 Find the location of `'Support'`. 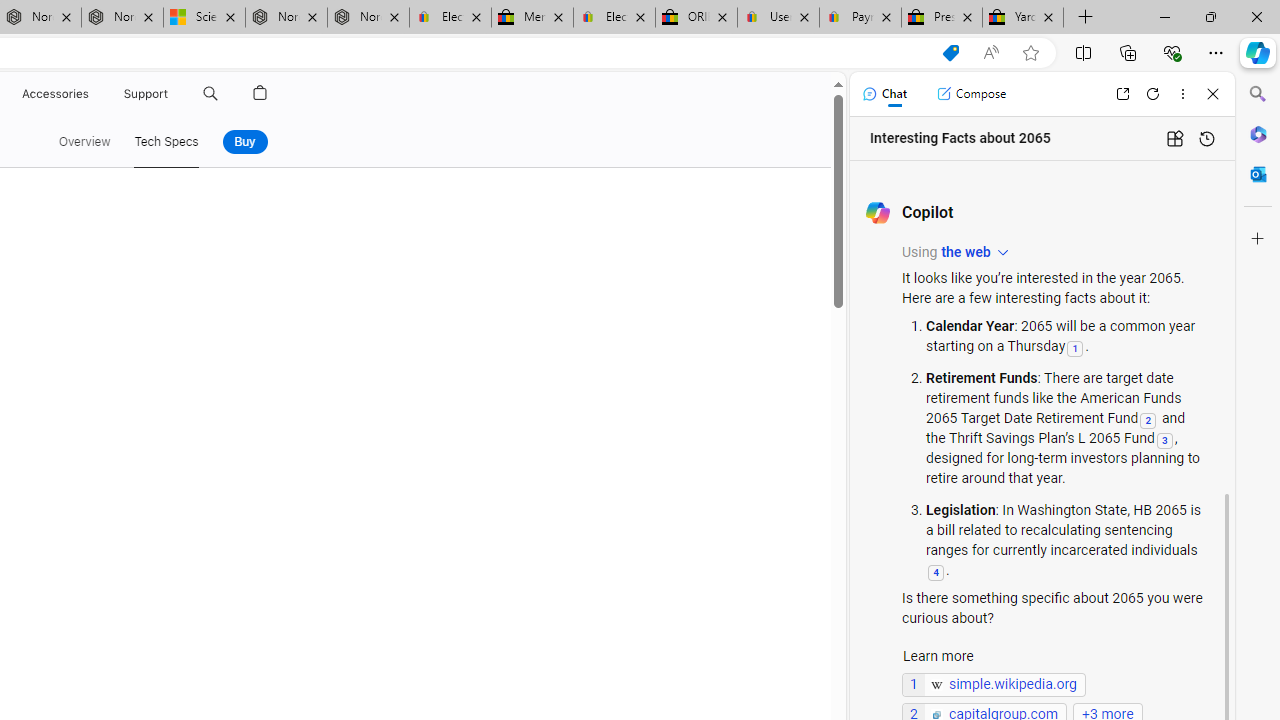

'Support' is located at coordinates (145, 93).